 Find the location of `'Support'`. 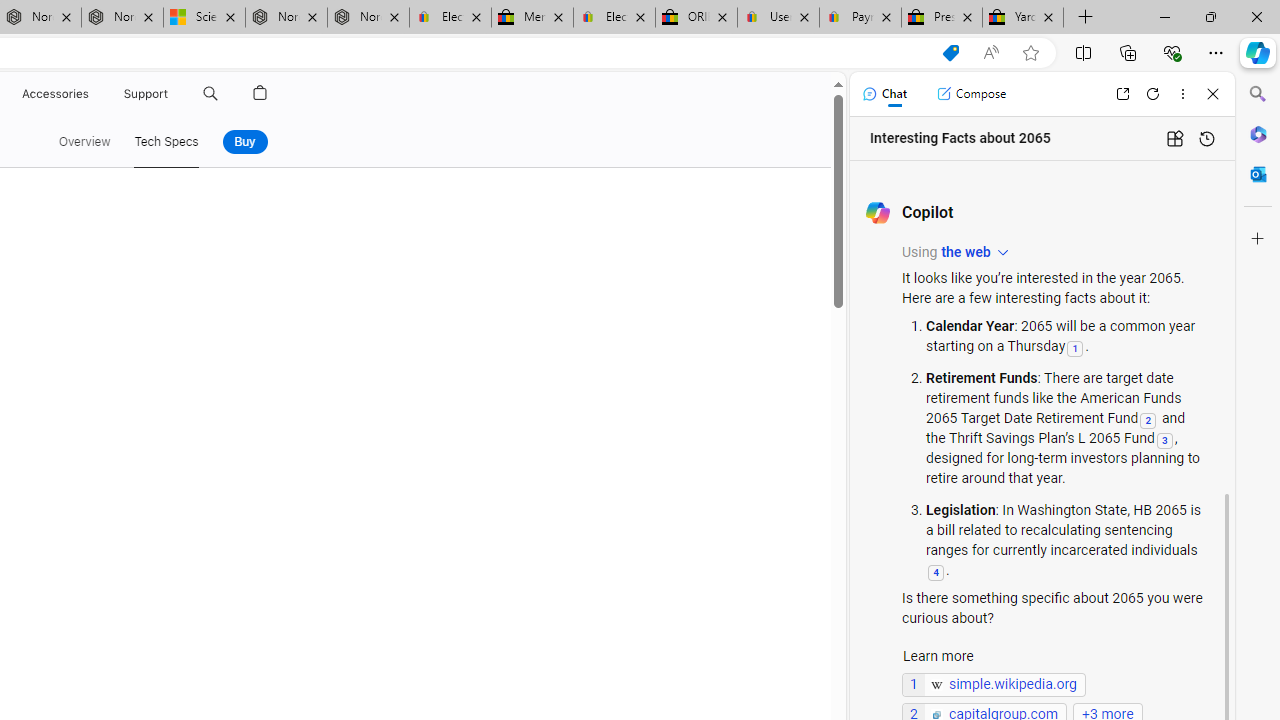

'Support' is located at coordinates (145, 93).